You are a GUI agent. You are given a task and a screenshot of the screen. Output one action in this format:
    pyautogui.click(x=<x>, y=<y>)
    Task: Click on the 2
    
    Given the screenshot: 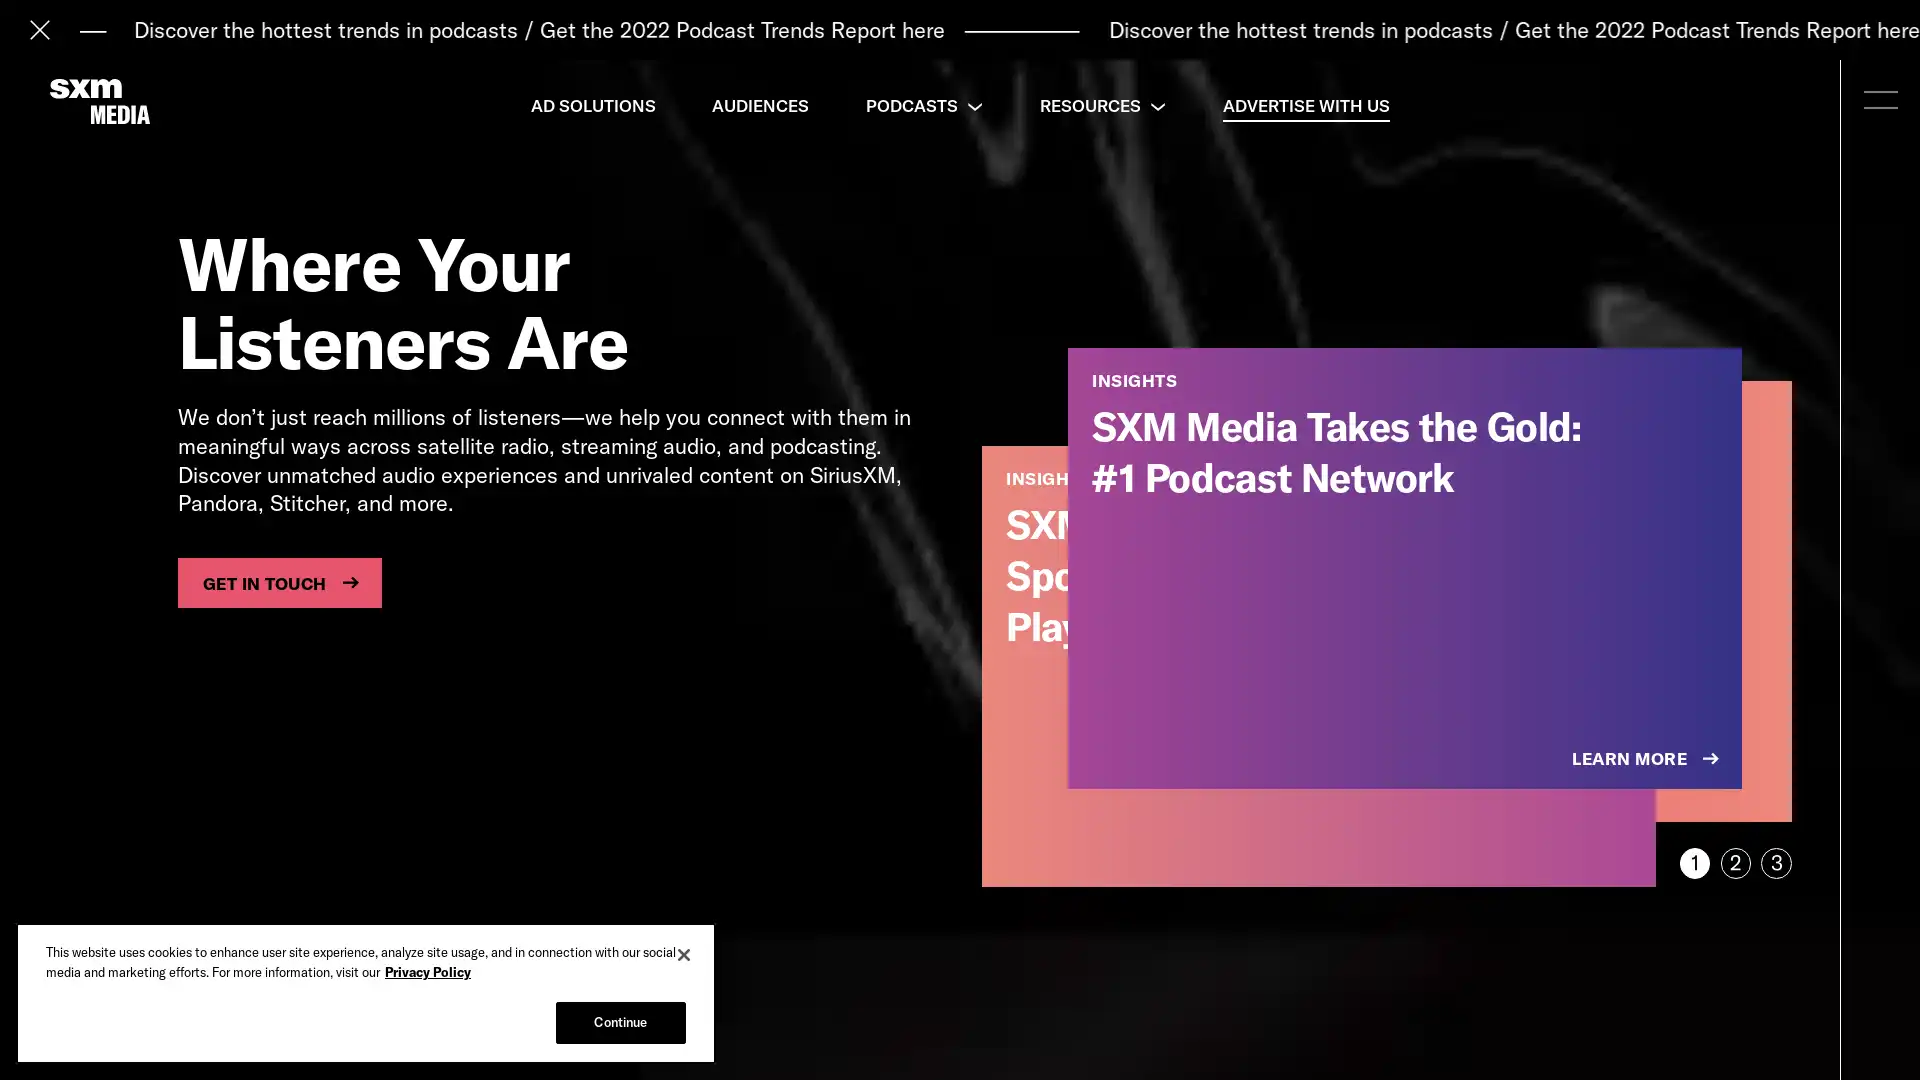 What is the action you would take?
    pyautogui.click(x=1734, y=862)
    